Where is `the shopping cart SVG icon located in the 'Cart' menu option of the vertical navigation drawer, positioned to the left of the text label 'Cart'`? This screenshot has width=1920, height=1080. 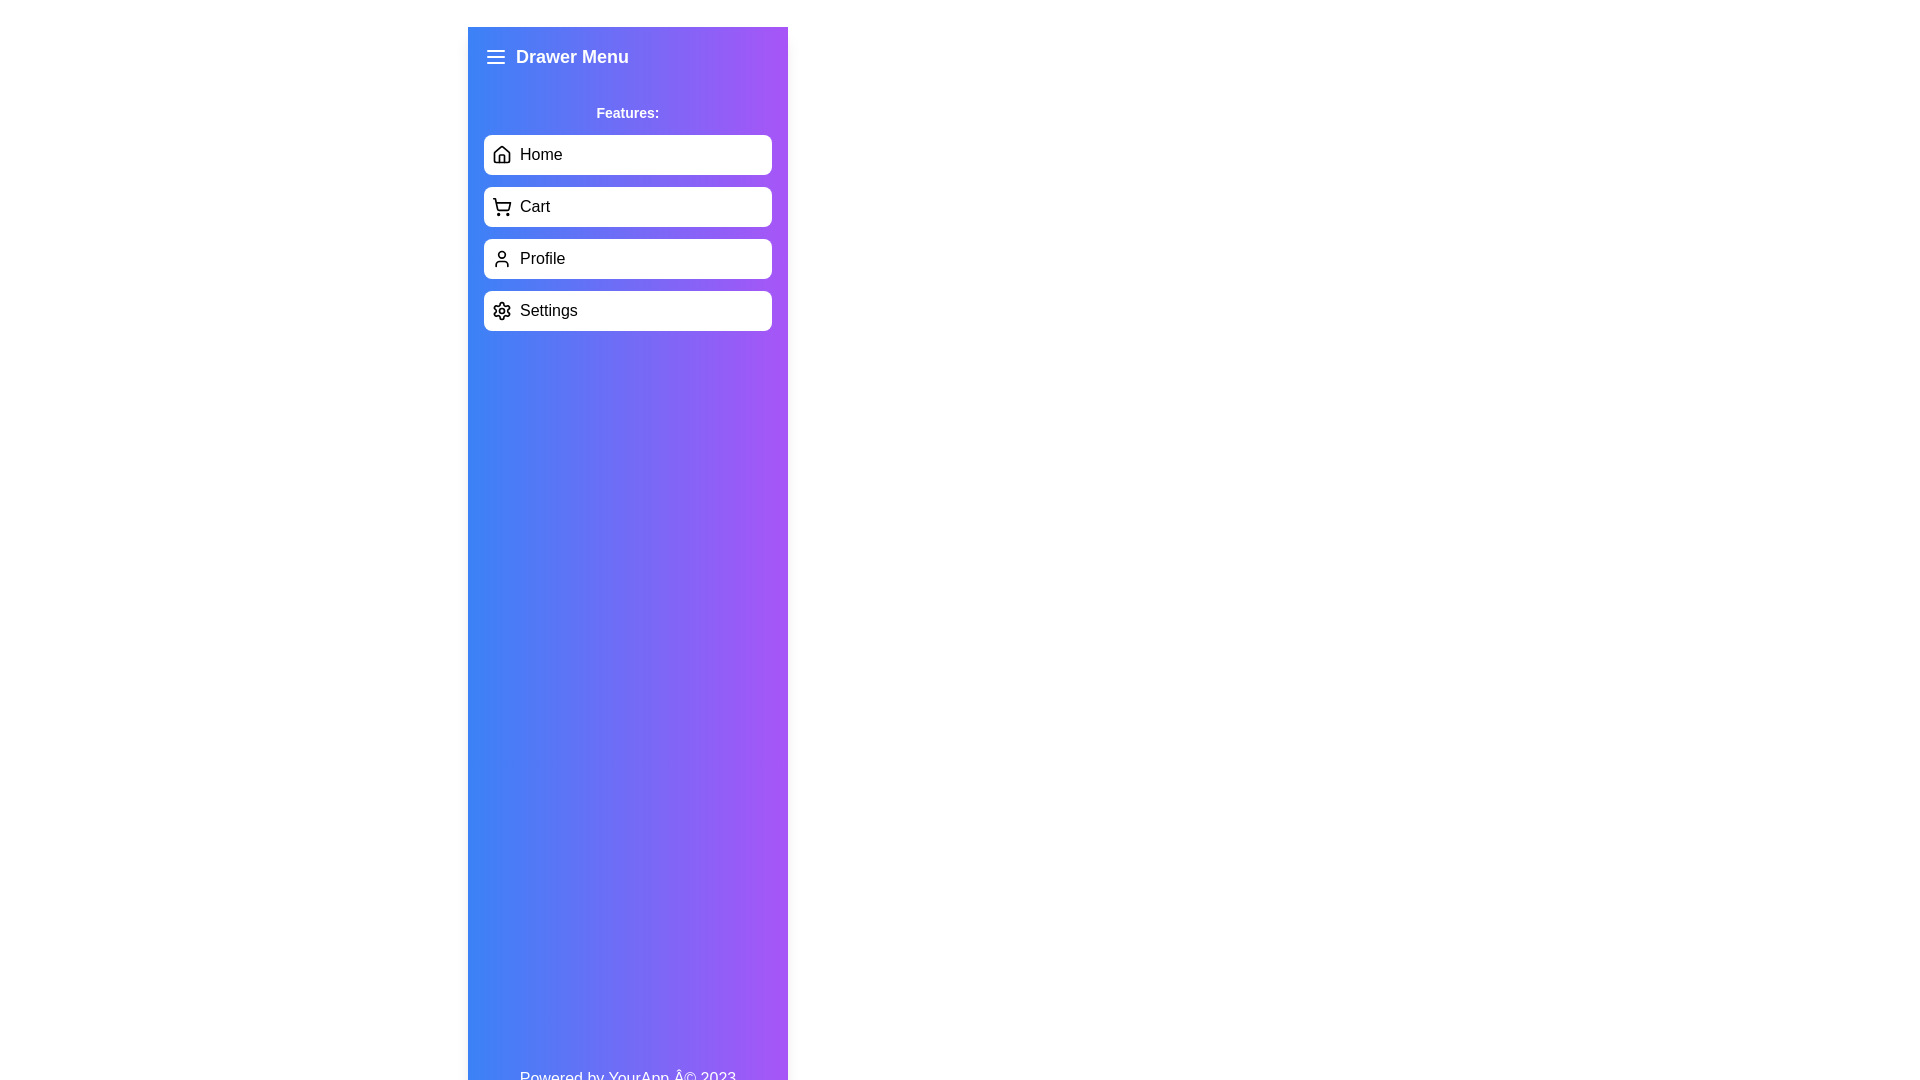 the shopping cart SVG icon located in the 'Cart' menu option of the vertical navigation drawer, positioned to the left of the text label 'Cart' is located at coordinates (502, 207).